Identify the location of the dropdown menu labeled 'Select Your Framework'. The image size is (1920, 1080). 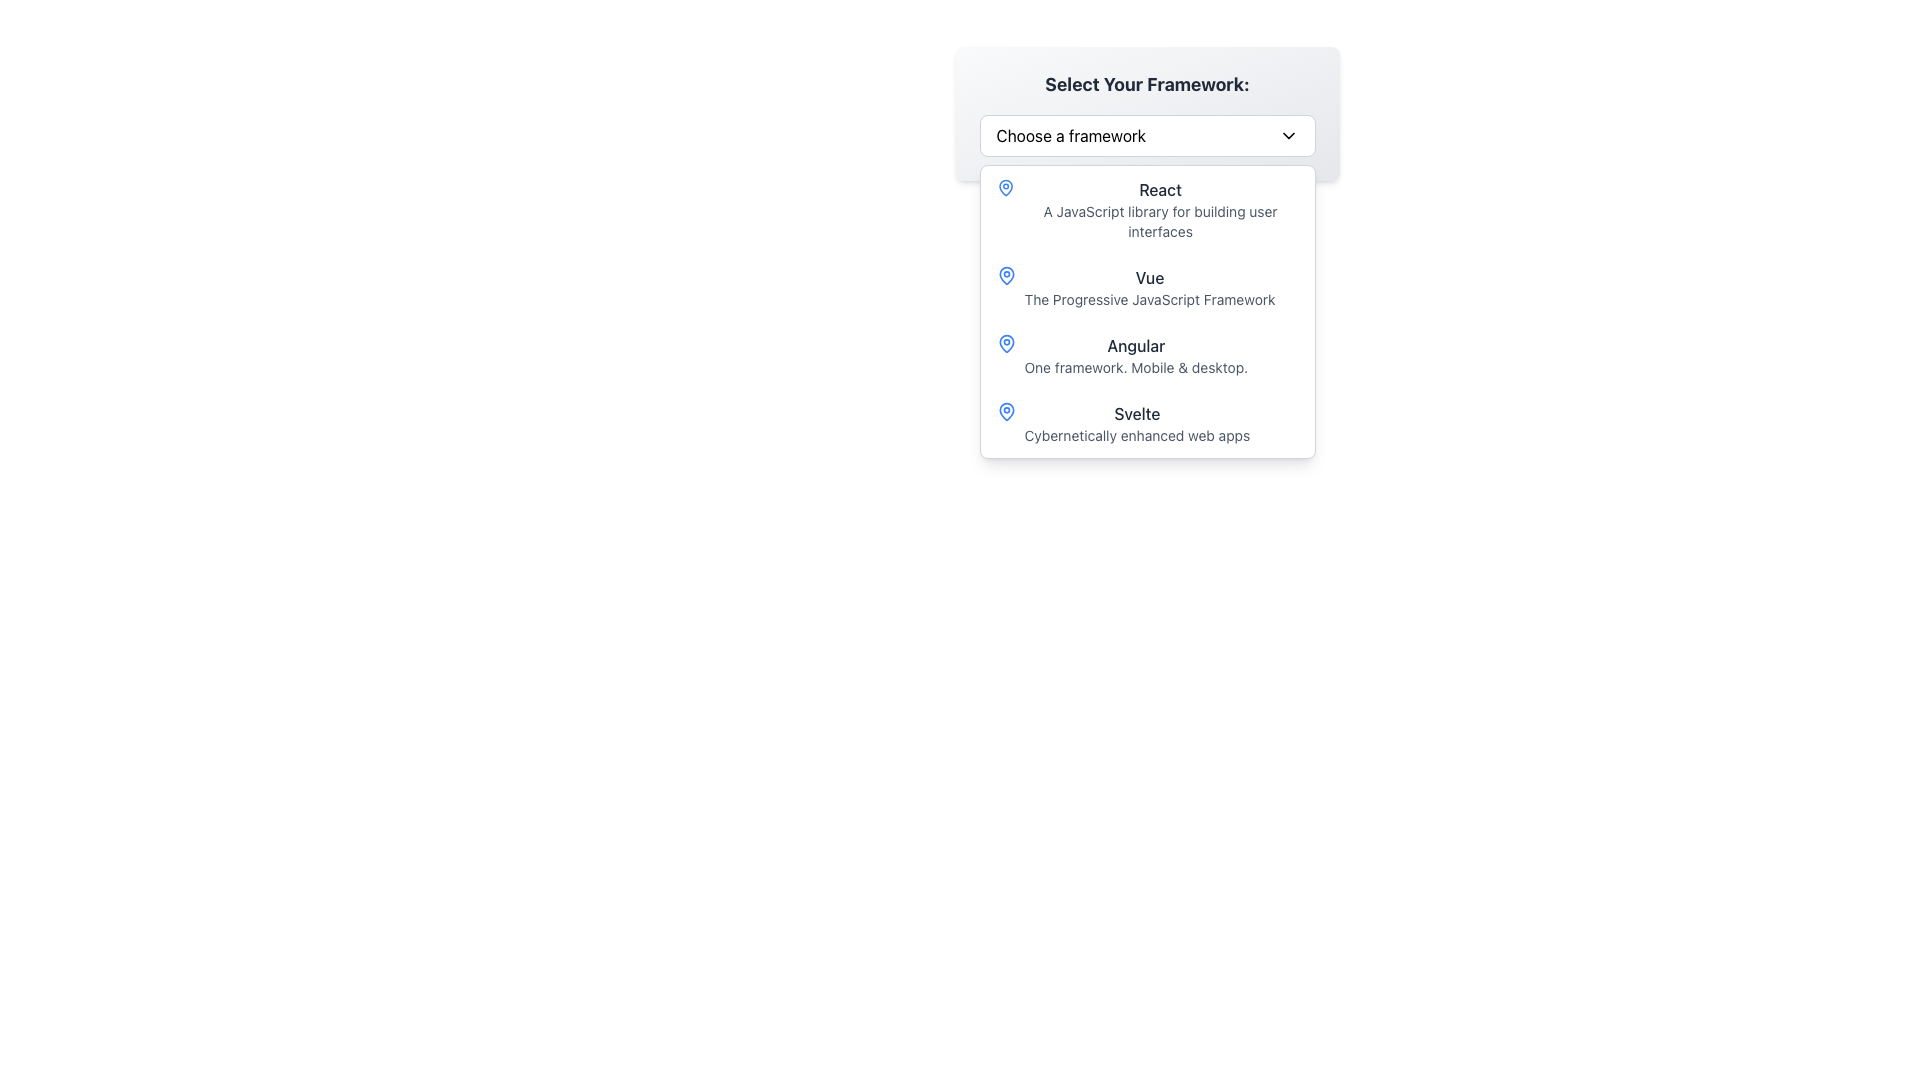
(1147, 114).